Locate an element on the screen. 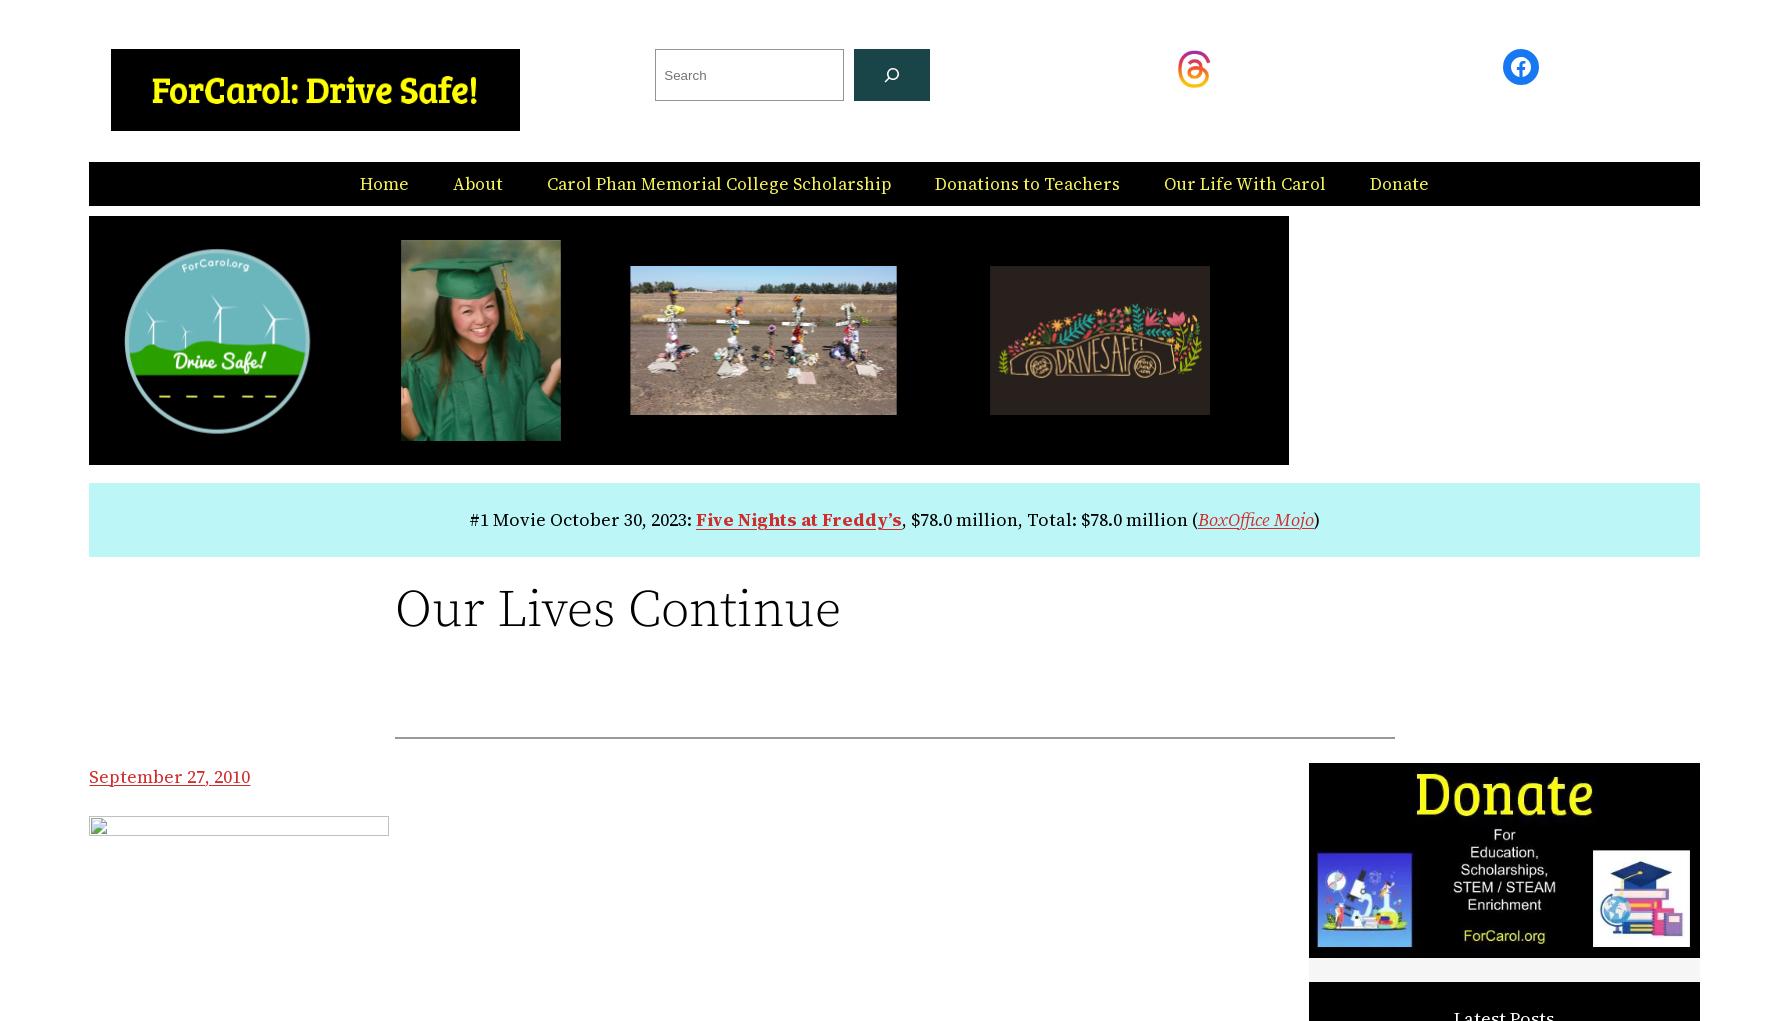  ', $78.0 million, Total: $78.0 million (' is located at coordinates (1048, 518).